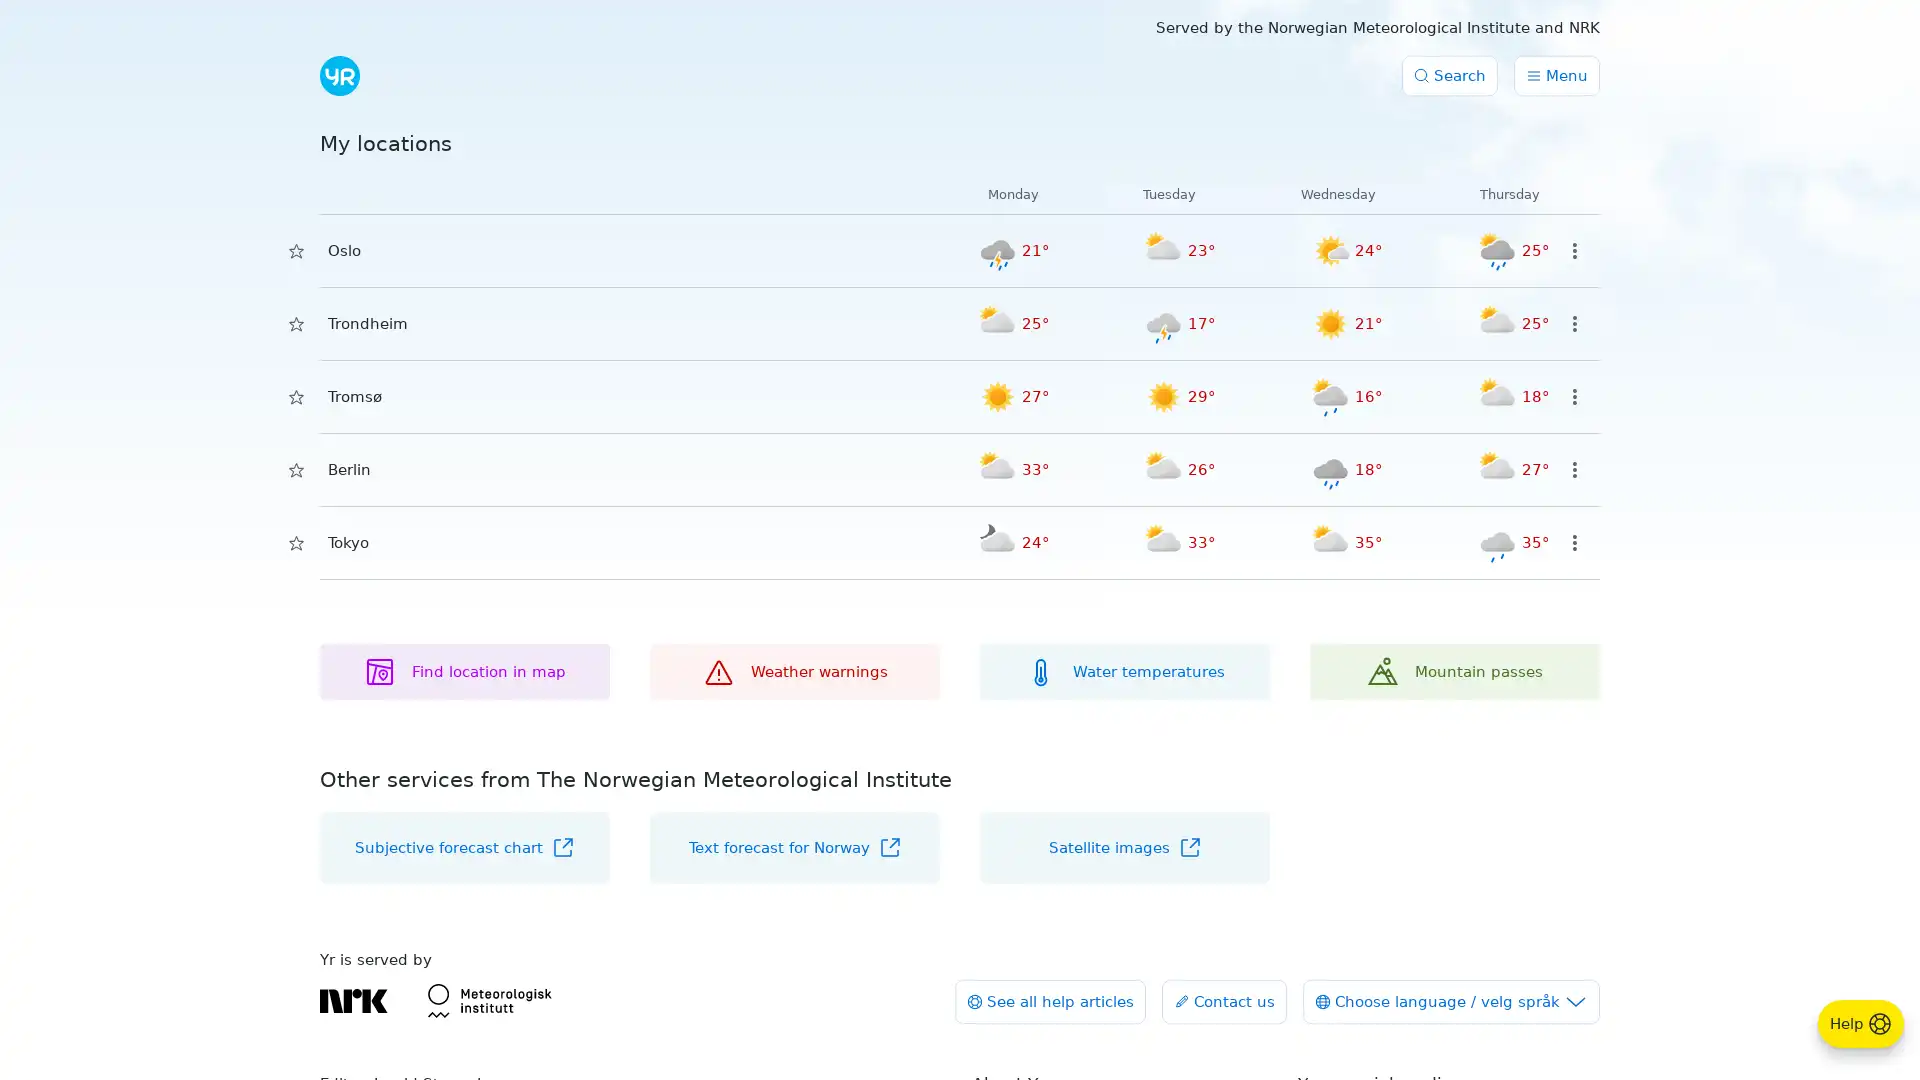 Image resolution: width=1920 pixels, height=1080 pixels. Describe the element at coordinates (295, 323) in the screenshot. I see `Add to "My locations"` at that location.